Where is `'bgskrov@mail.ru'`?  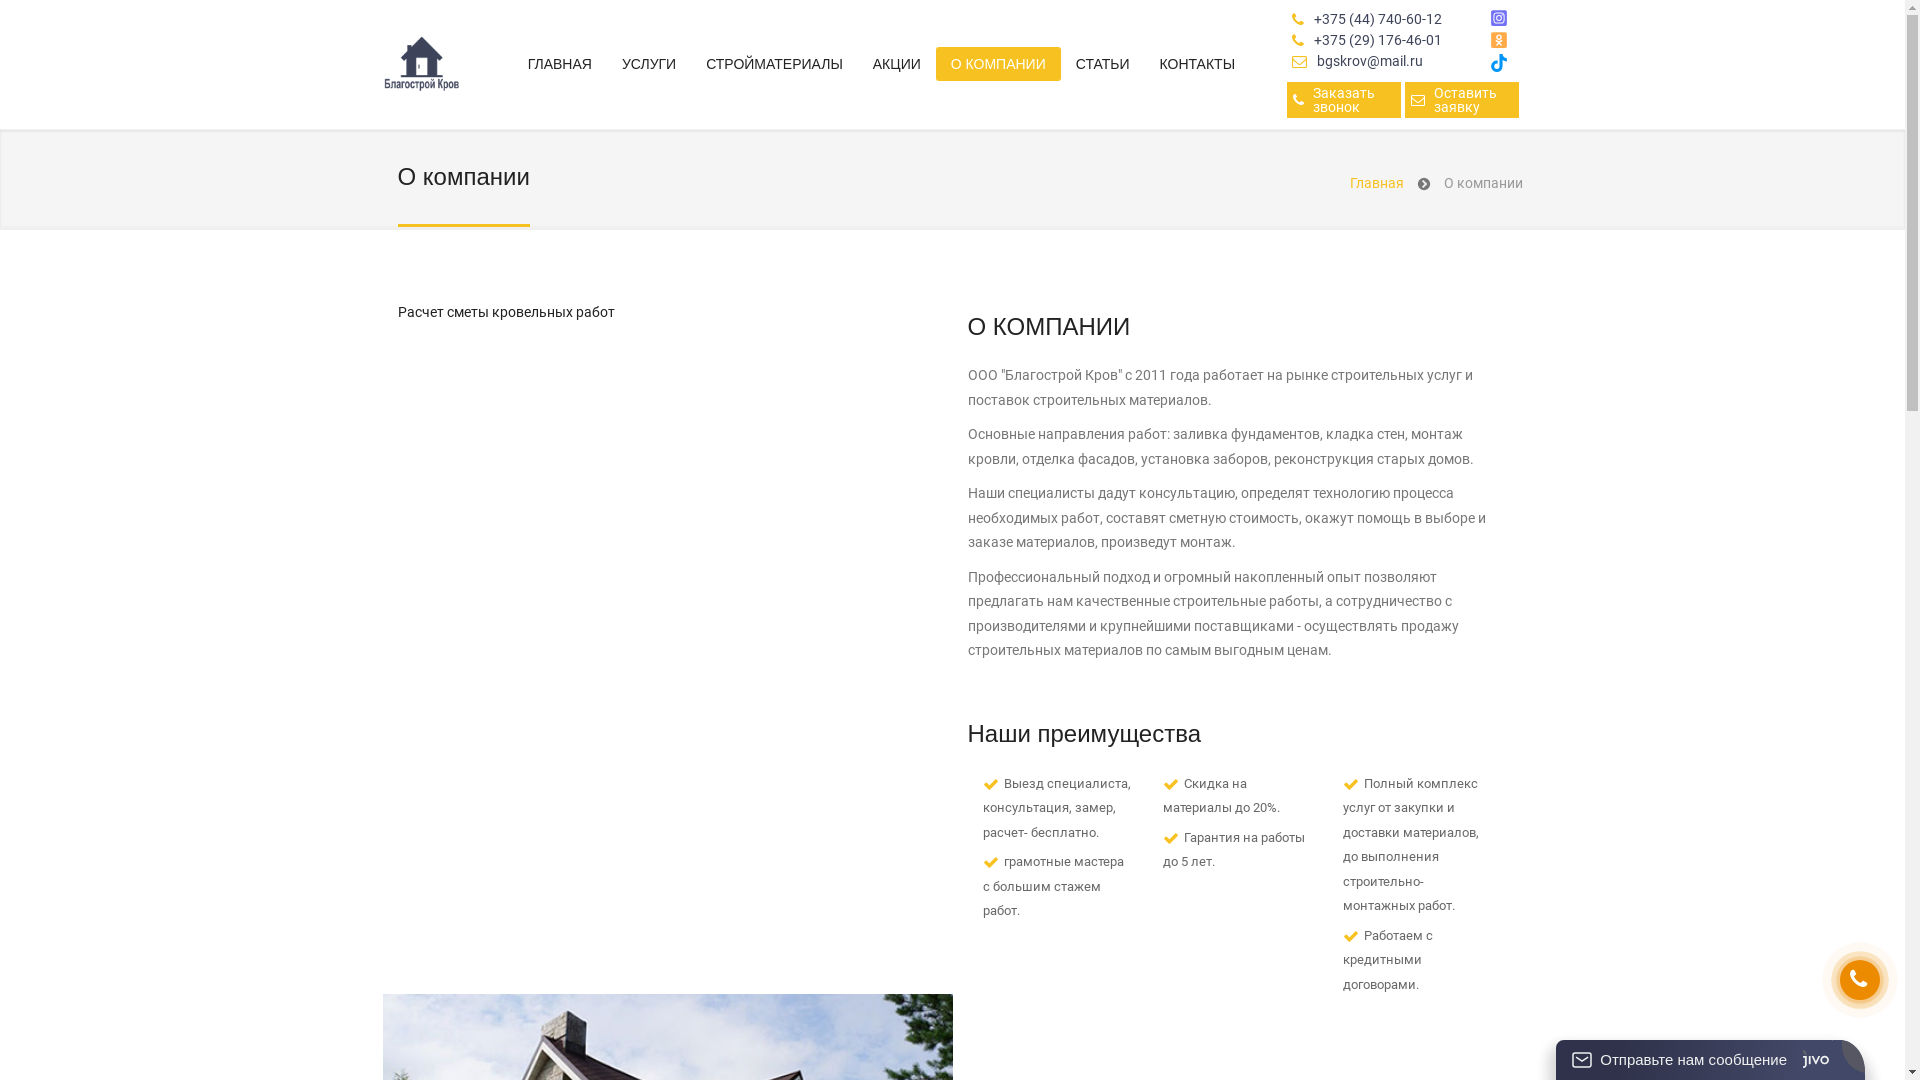
'bgskrov@mail.ru' is located at coordinates (1368, 60).